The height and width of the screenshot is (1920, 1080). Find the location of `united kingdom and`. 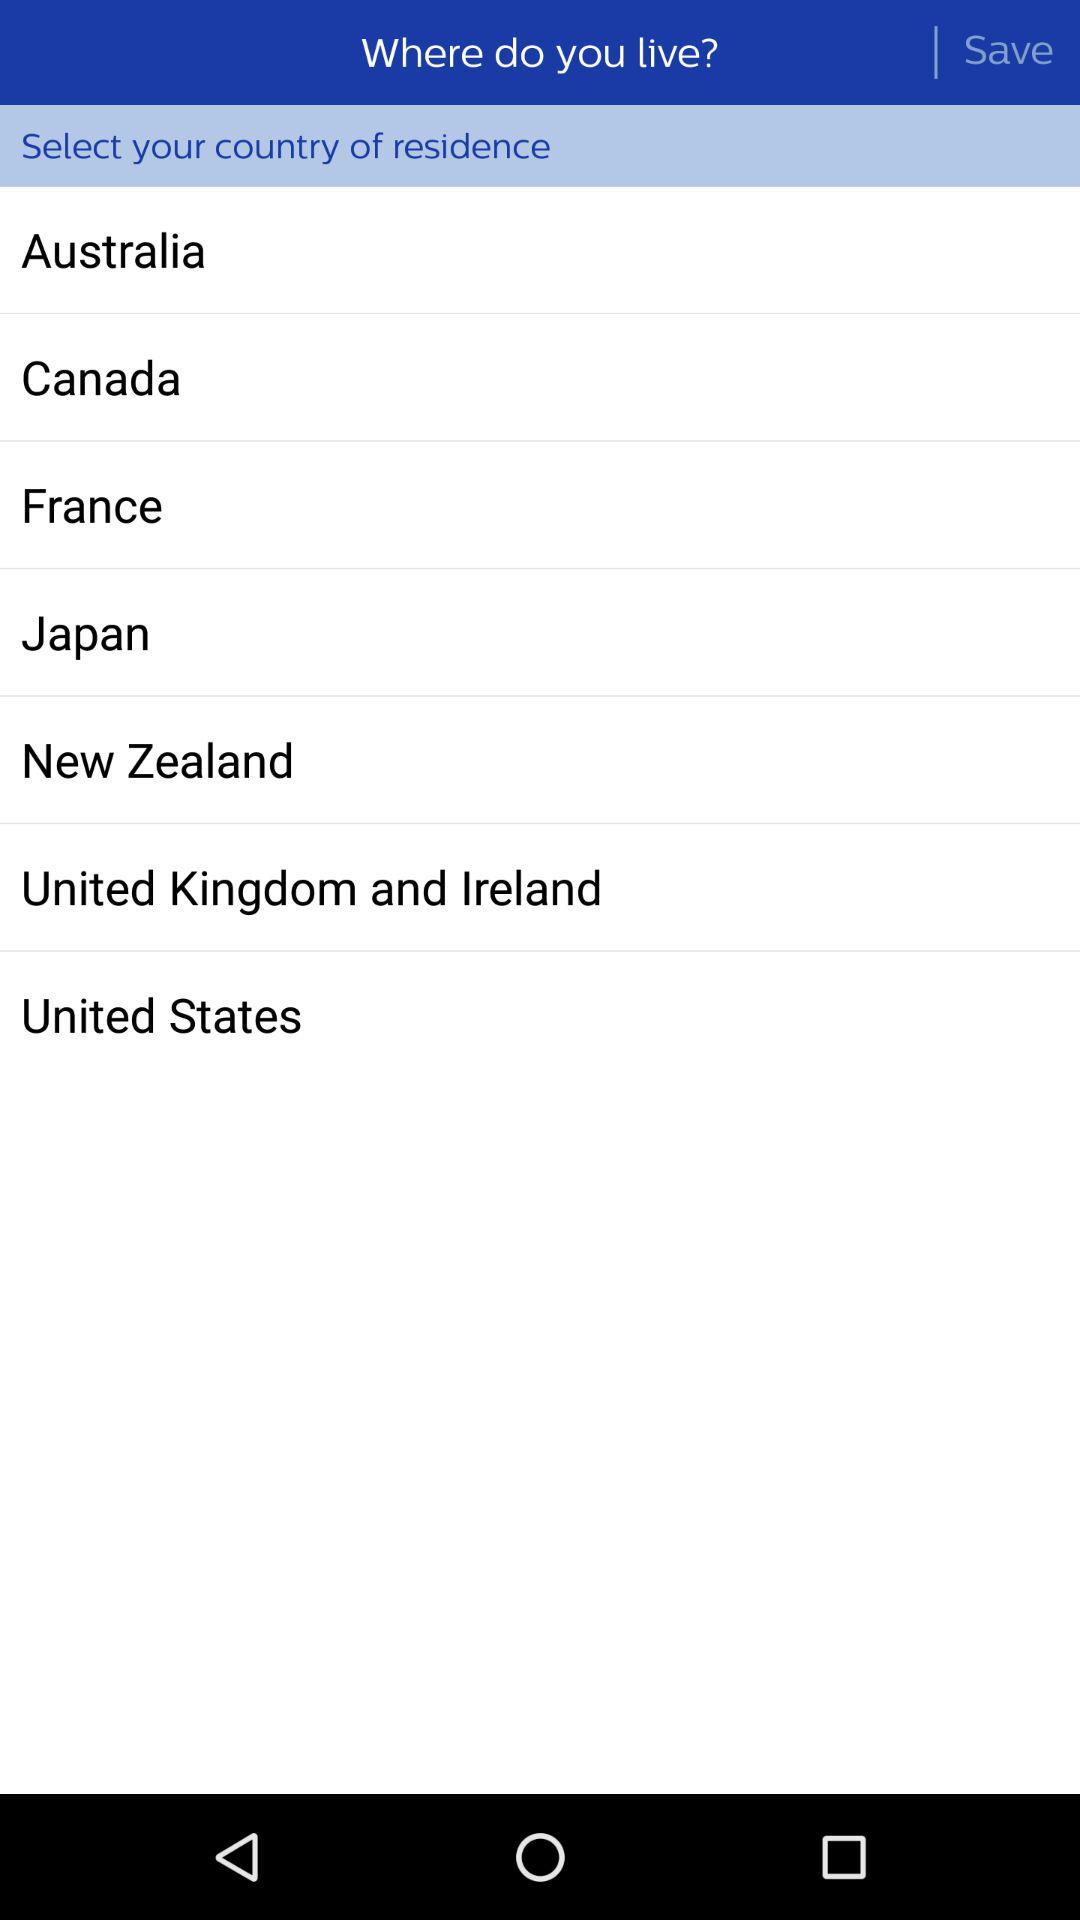

united kingdom and is located at coordinates (540, 886).